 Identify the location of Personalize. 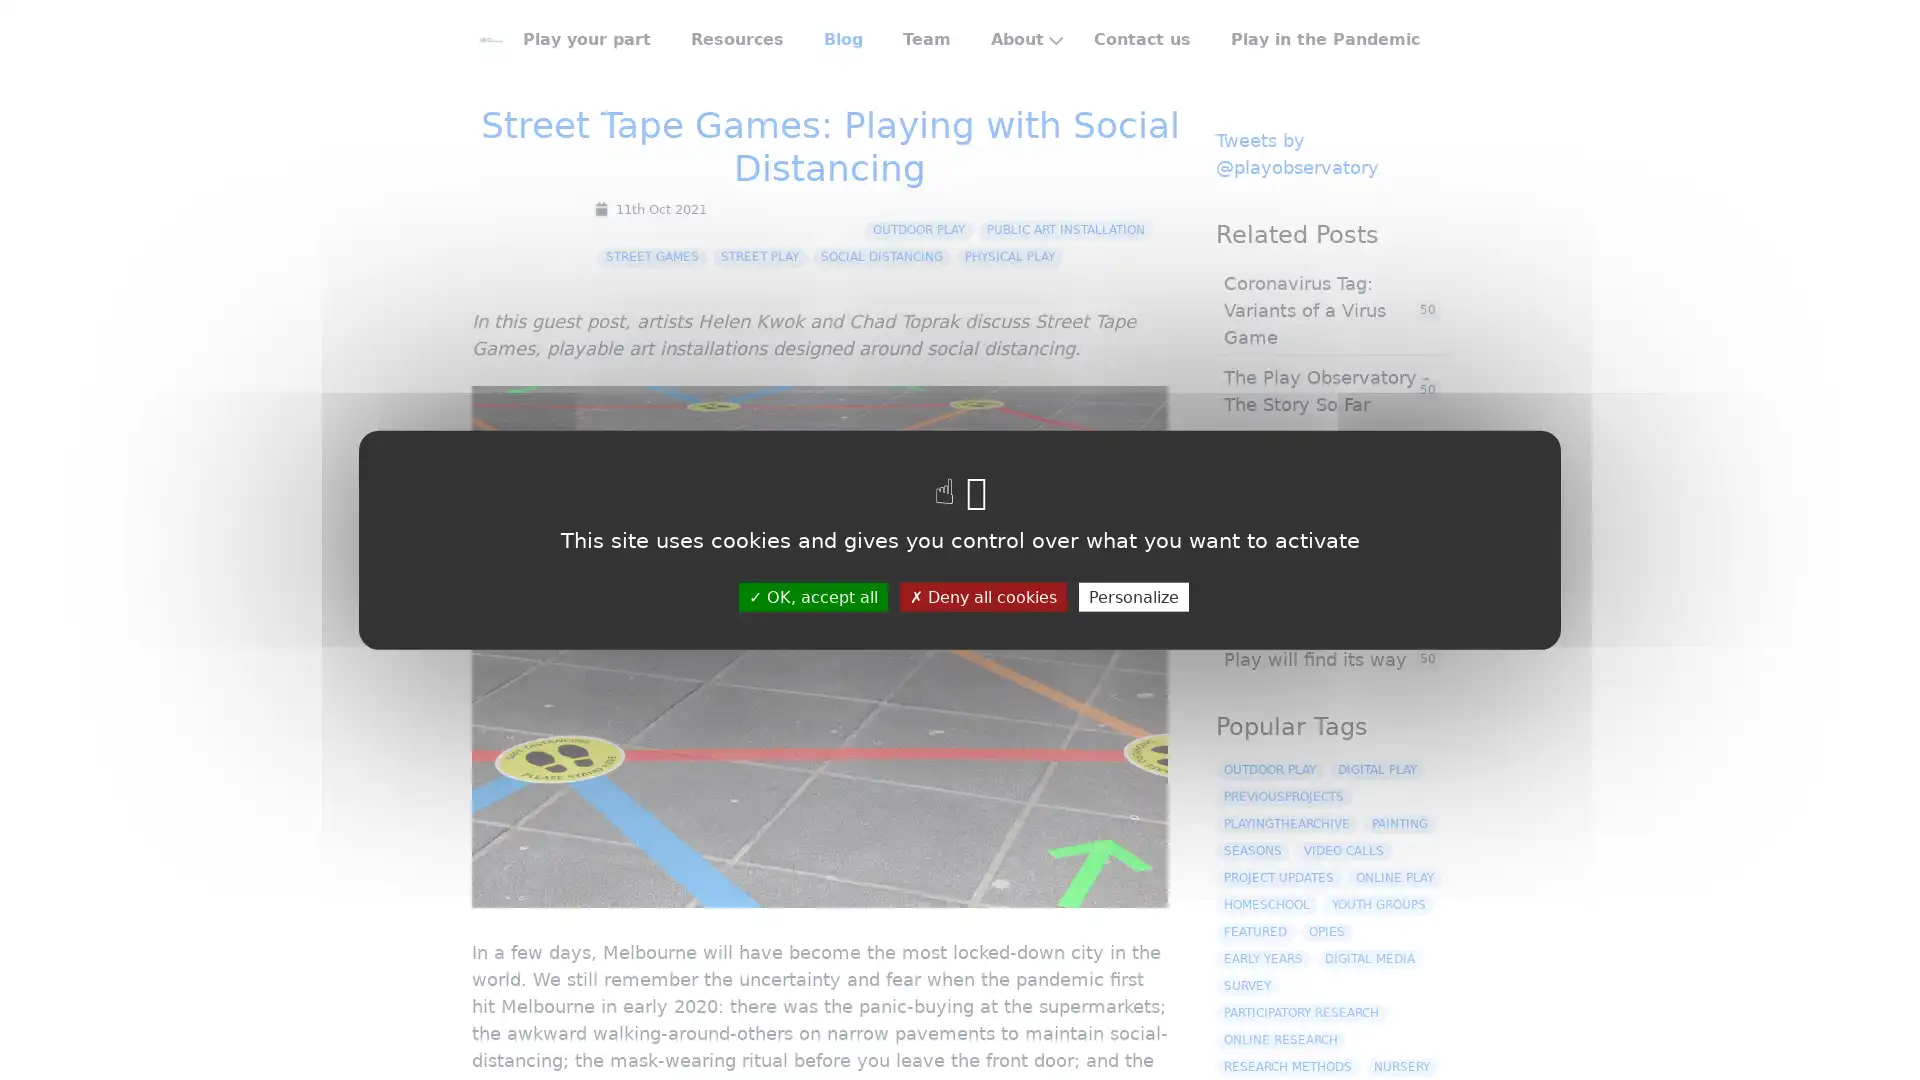
(1132, 595).